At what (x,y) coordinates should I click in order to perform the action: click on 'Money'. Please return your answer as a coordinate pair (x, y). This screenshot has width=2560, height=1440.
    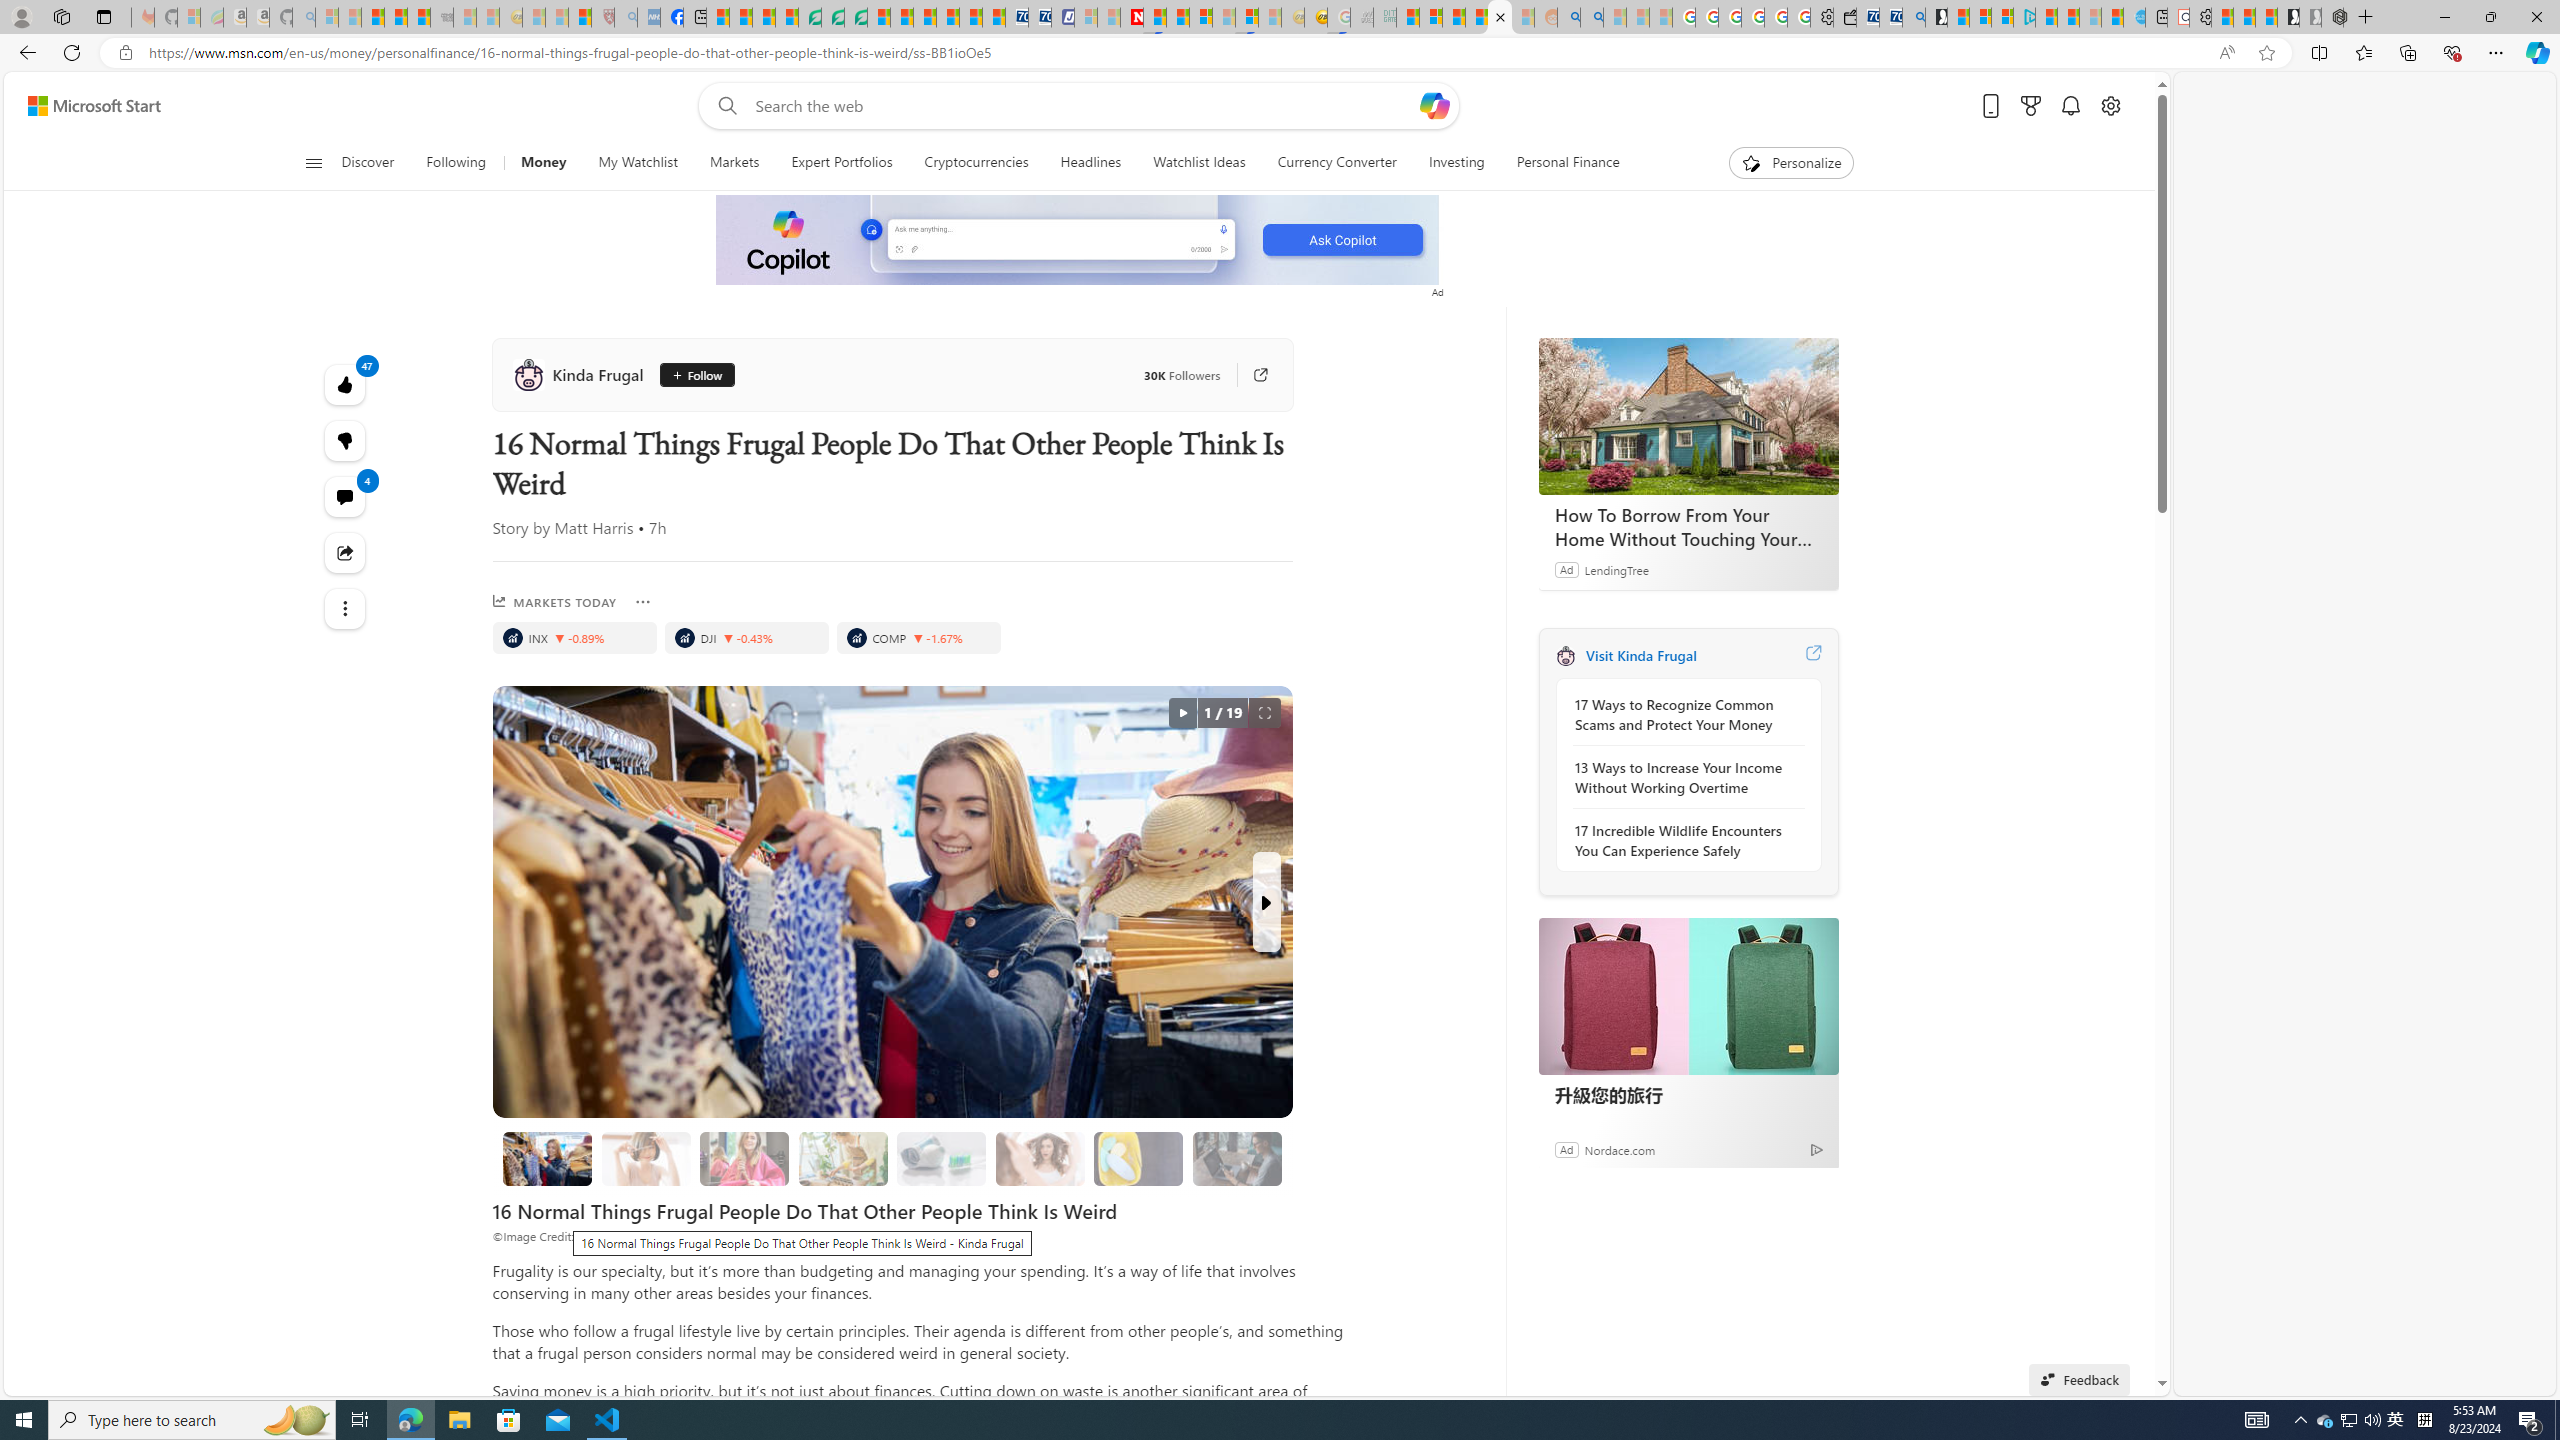
    Looking at the image, I should click on (543, 162).